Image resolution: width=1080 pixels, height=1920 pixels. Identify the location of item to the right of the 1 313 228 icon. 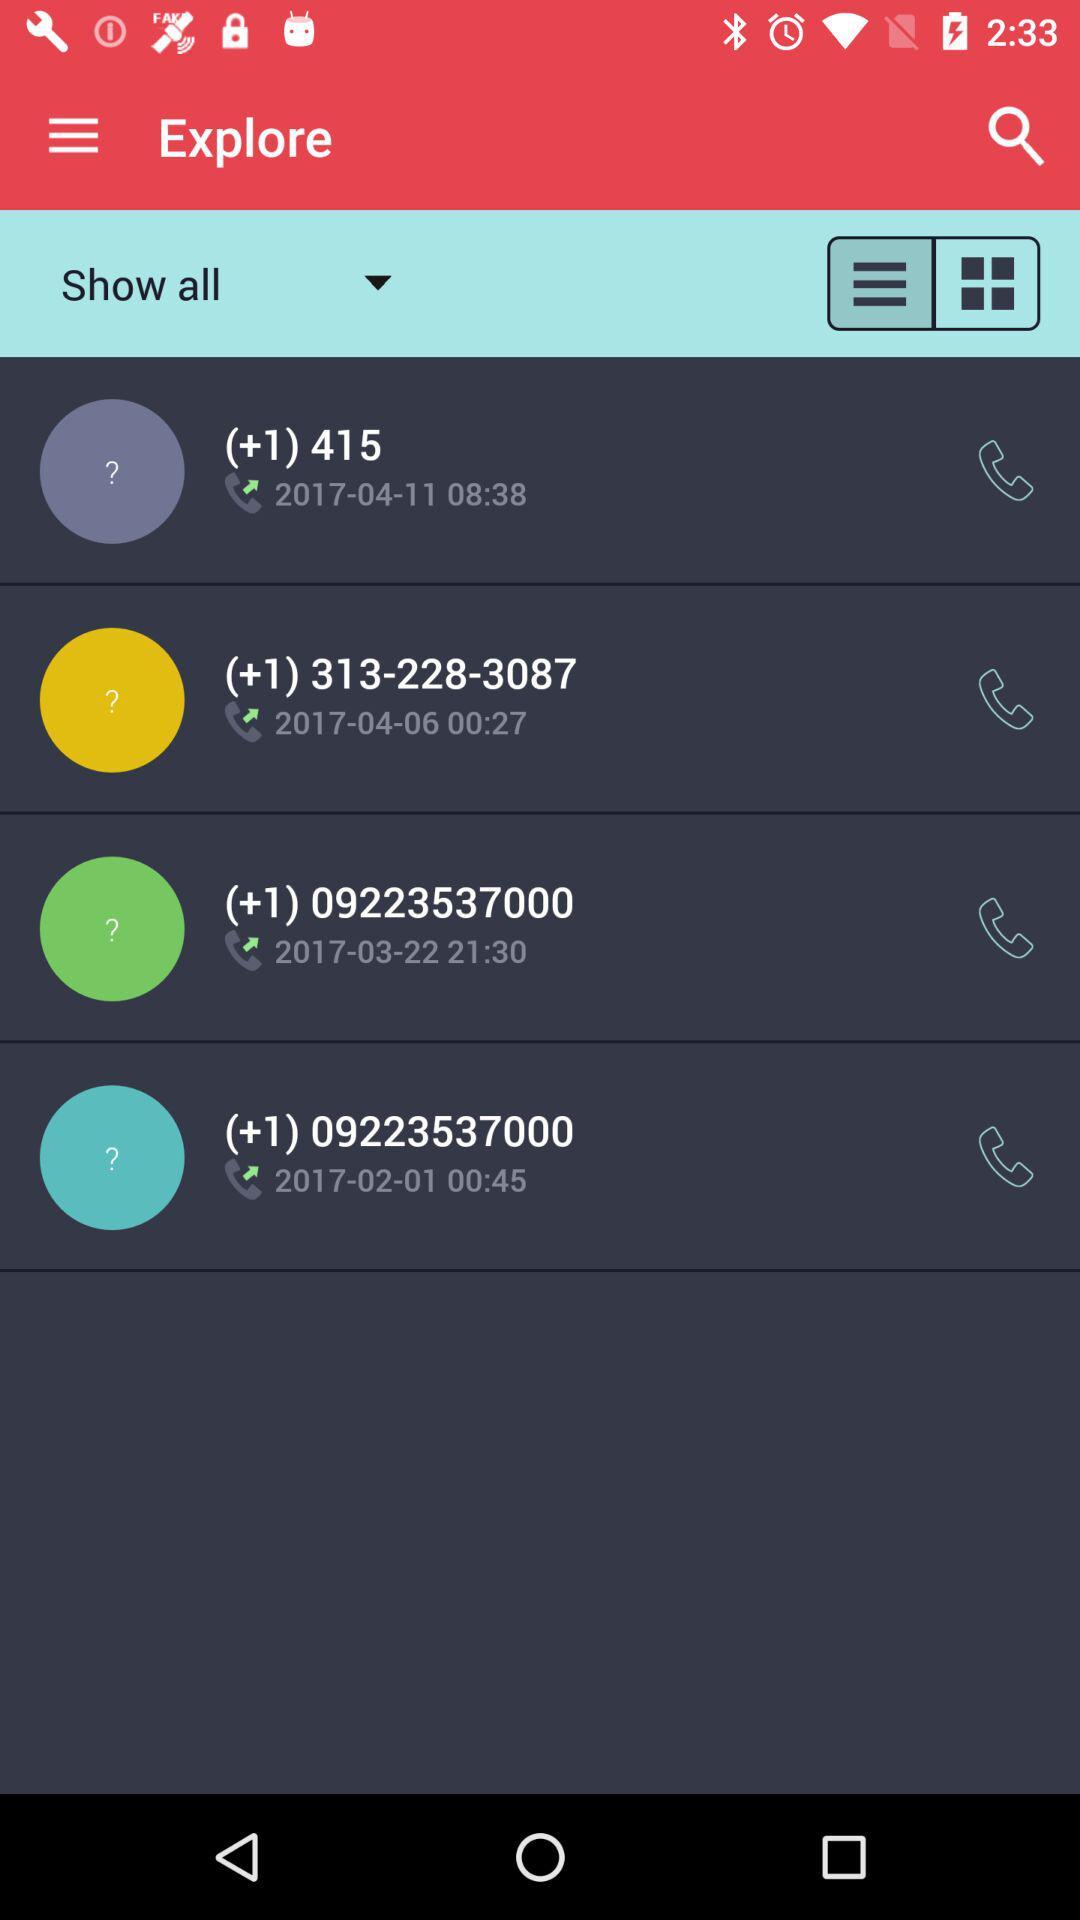
(1006, 699).